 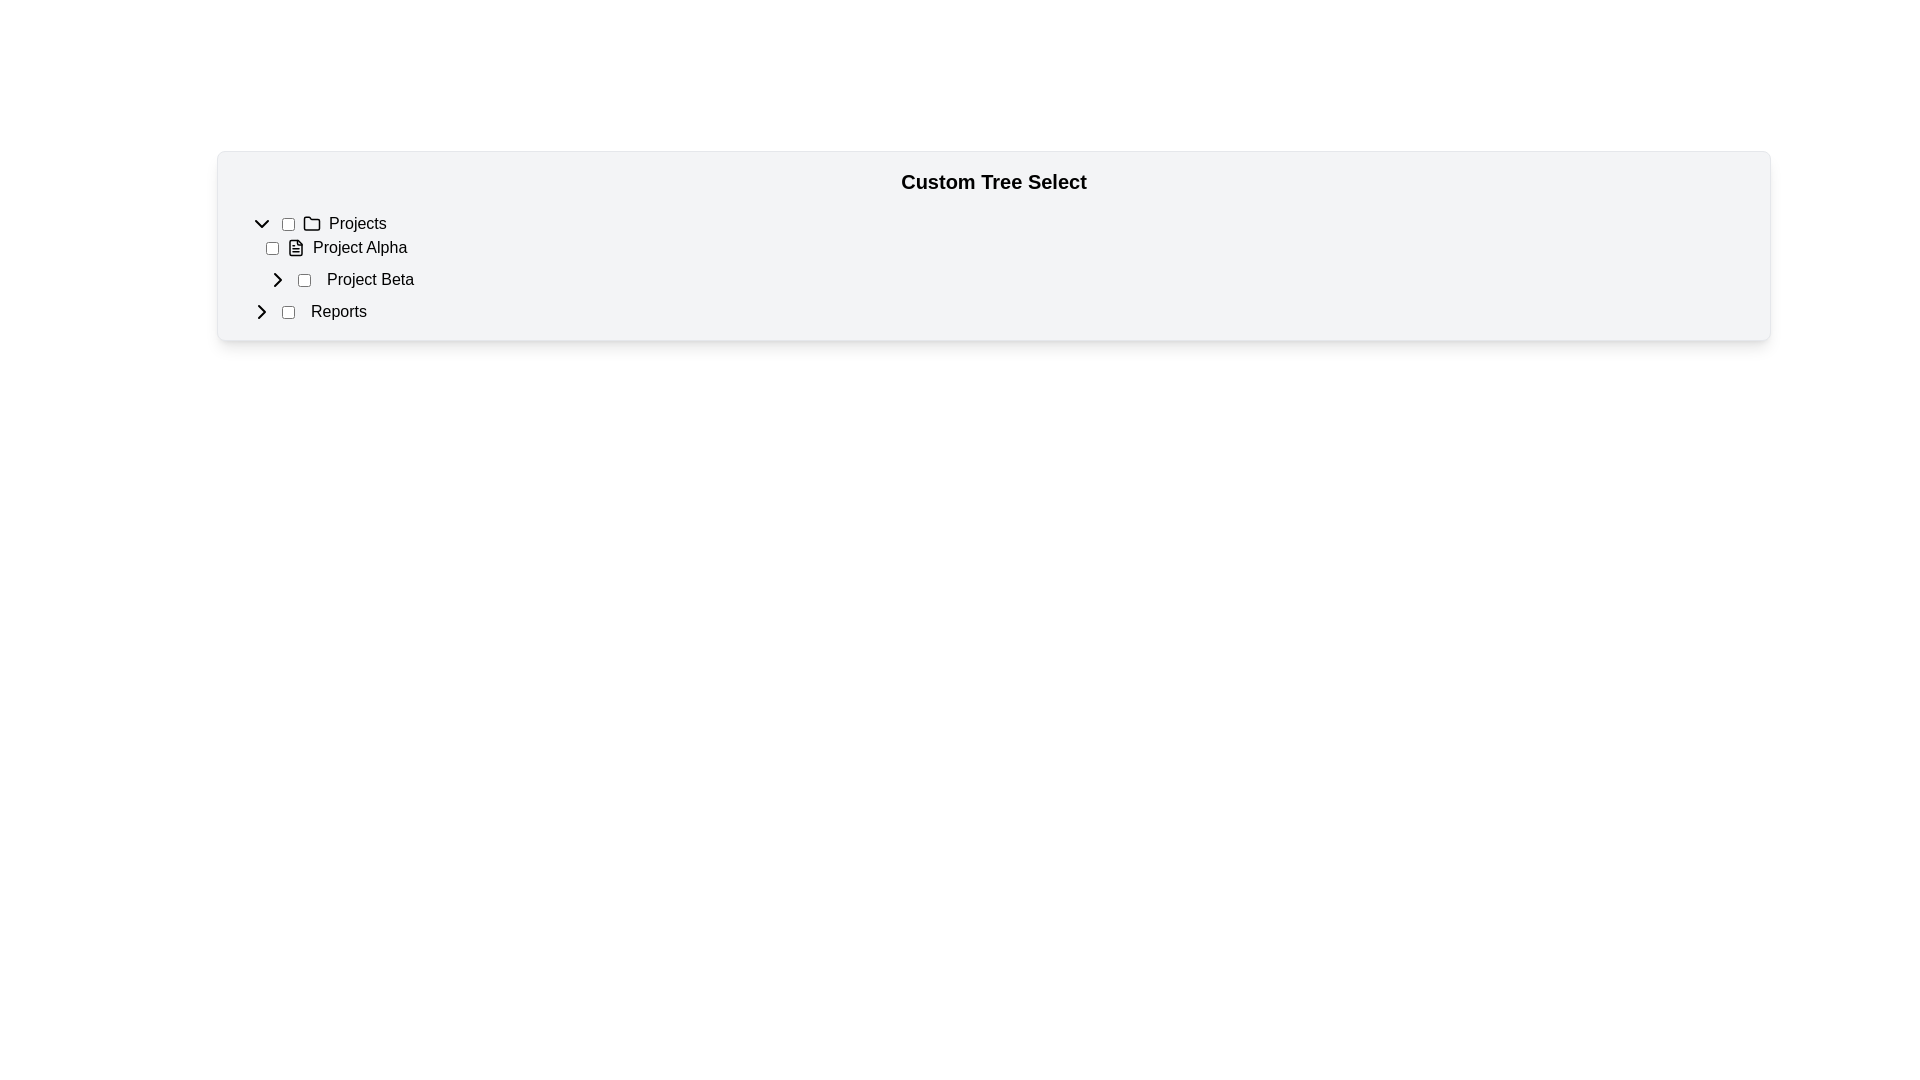 What do you see at coordinates (295, 246) in the screenshot?
I see `the file icon representing the document associated with 'Project Alpha', which is located to the left of the checkbox and precedes the text 'Project Alpha'` at bounding box center [295, 246].